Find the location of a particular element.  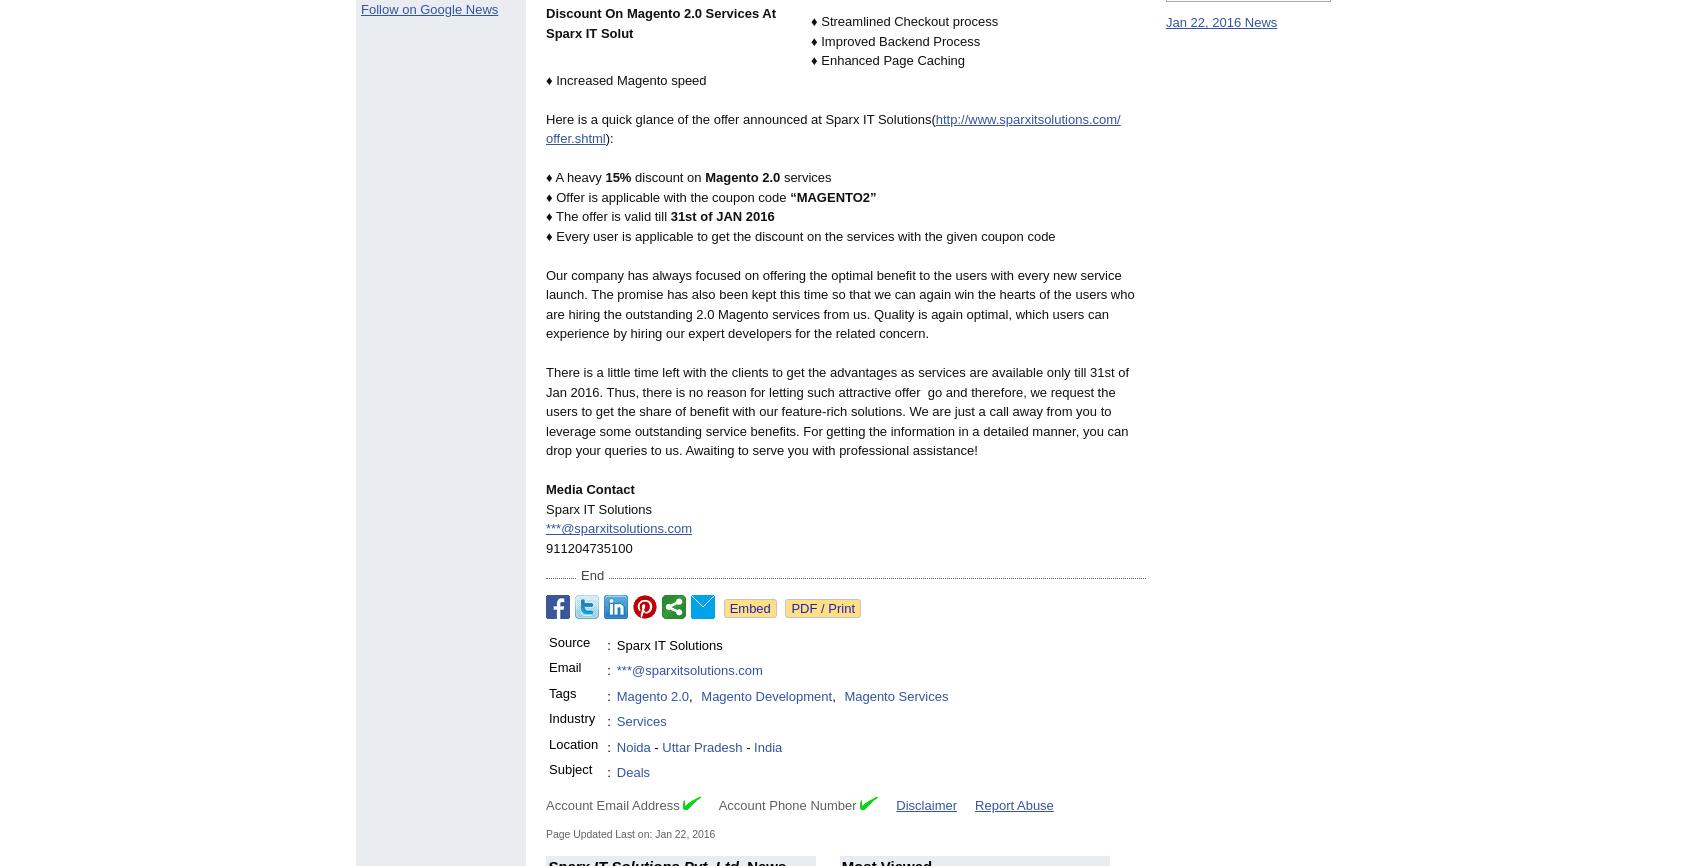

'Media Contact' is located at coordinates (589, 489).